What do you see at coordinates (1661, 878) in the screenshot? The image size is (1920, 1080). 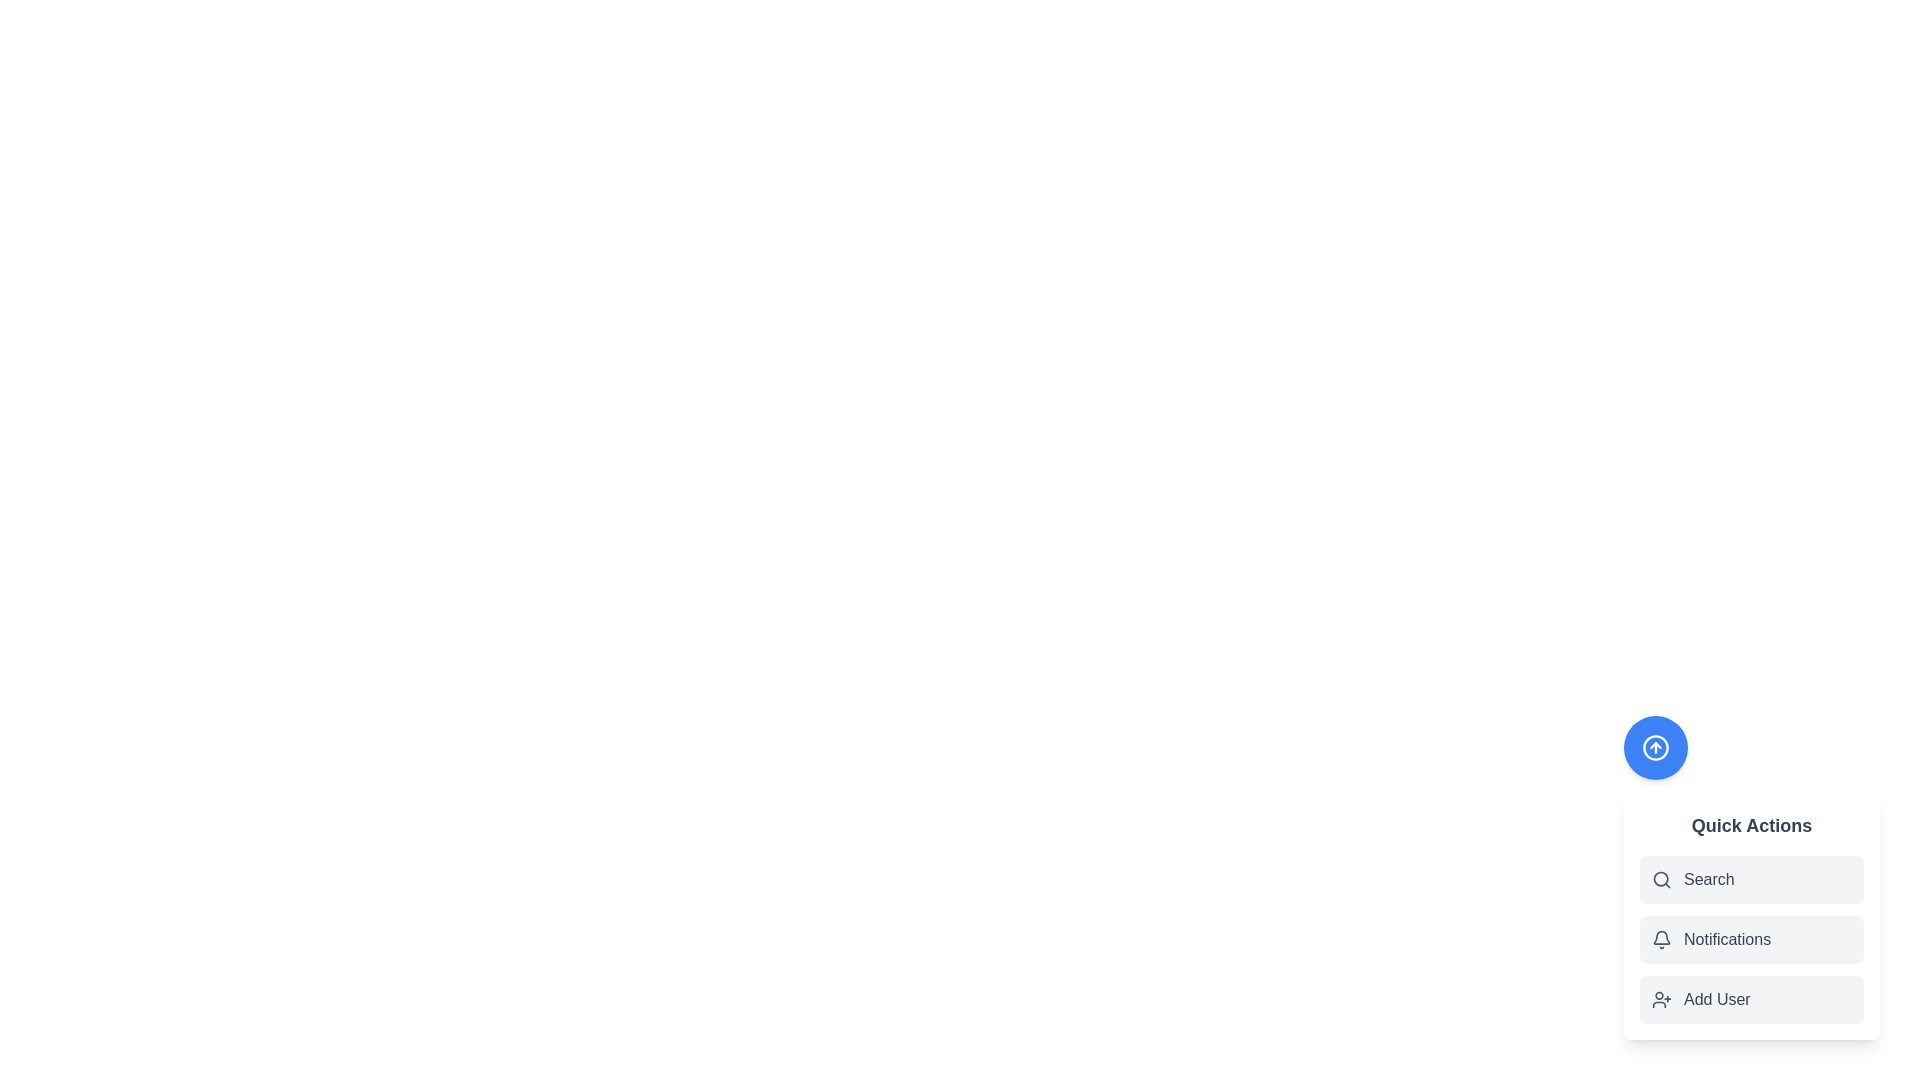 I see `the gray magnifying glass icon located next to the 'Search' text label in the 'Quick Actions' menu` at bounding box center [1661, 878].